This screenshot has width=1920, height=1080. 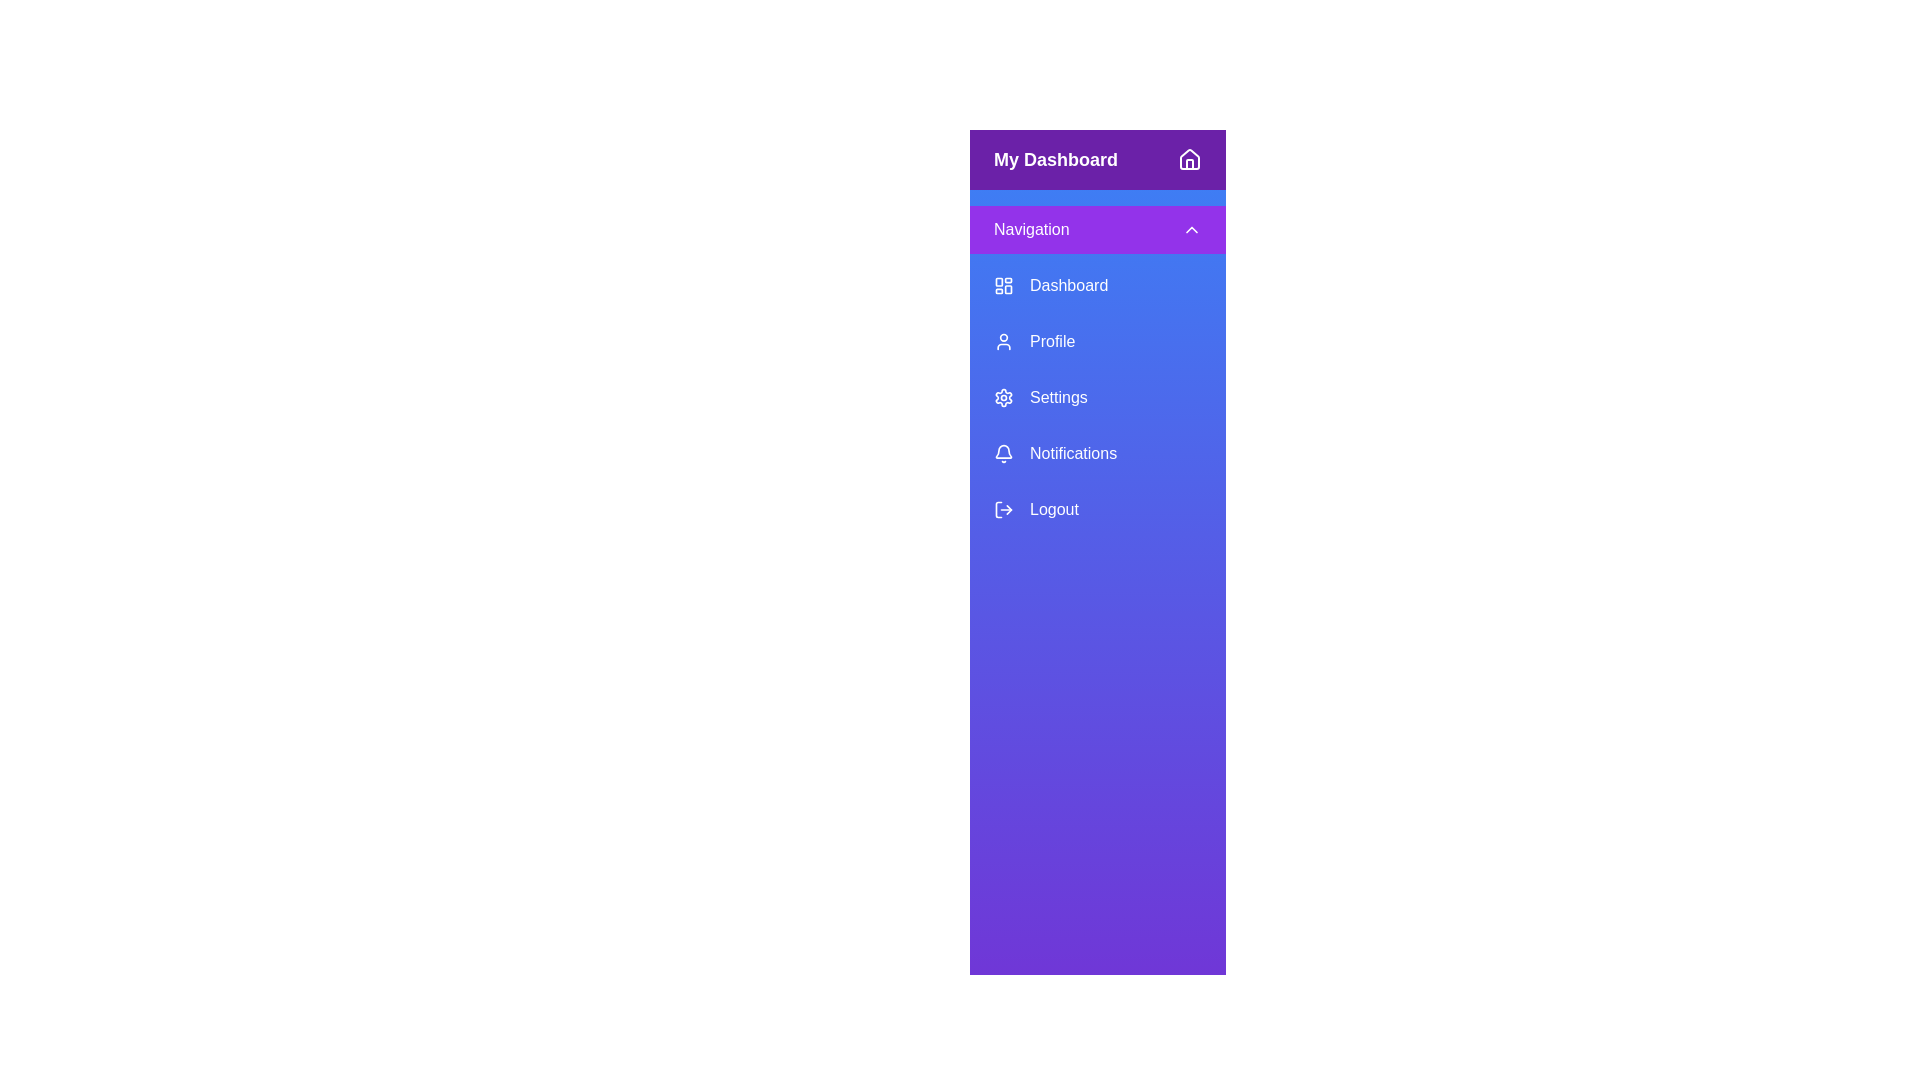 What do you see at coordinates (1003, 454) in the screenshot?
I see `the bell-shaped notification icon located in the left-hand navigation menu, which is the fourth element in the list` at bounding box center [1003, 454].